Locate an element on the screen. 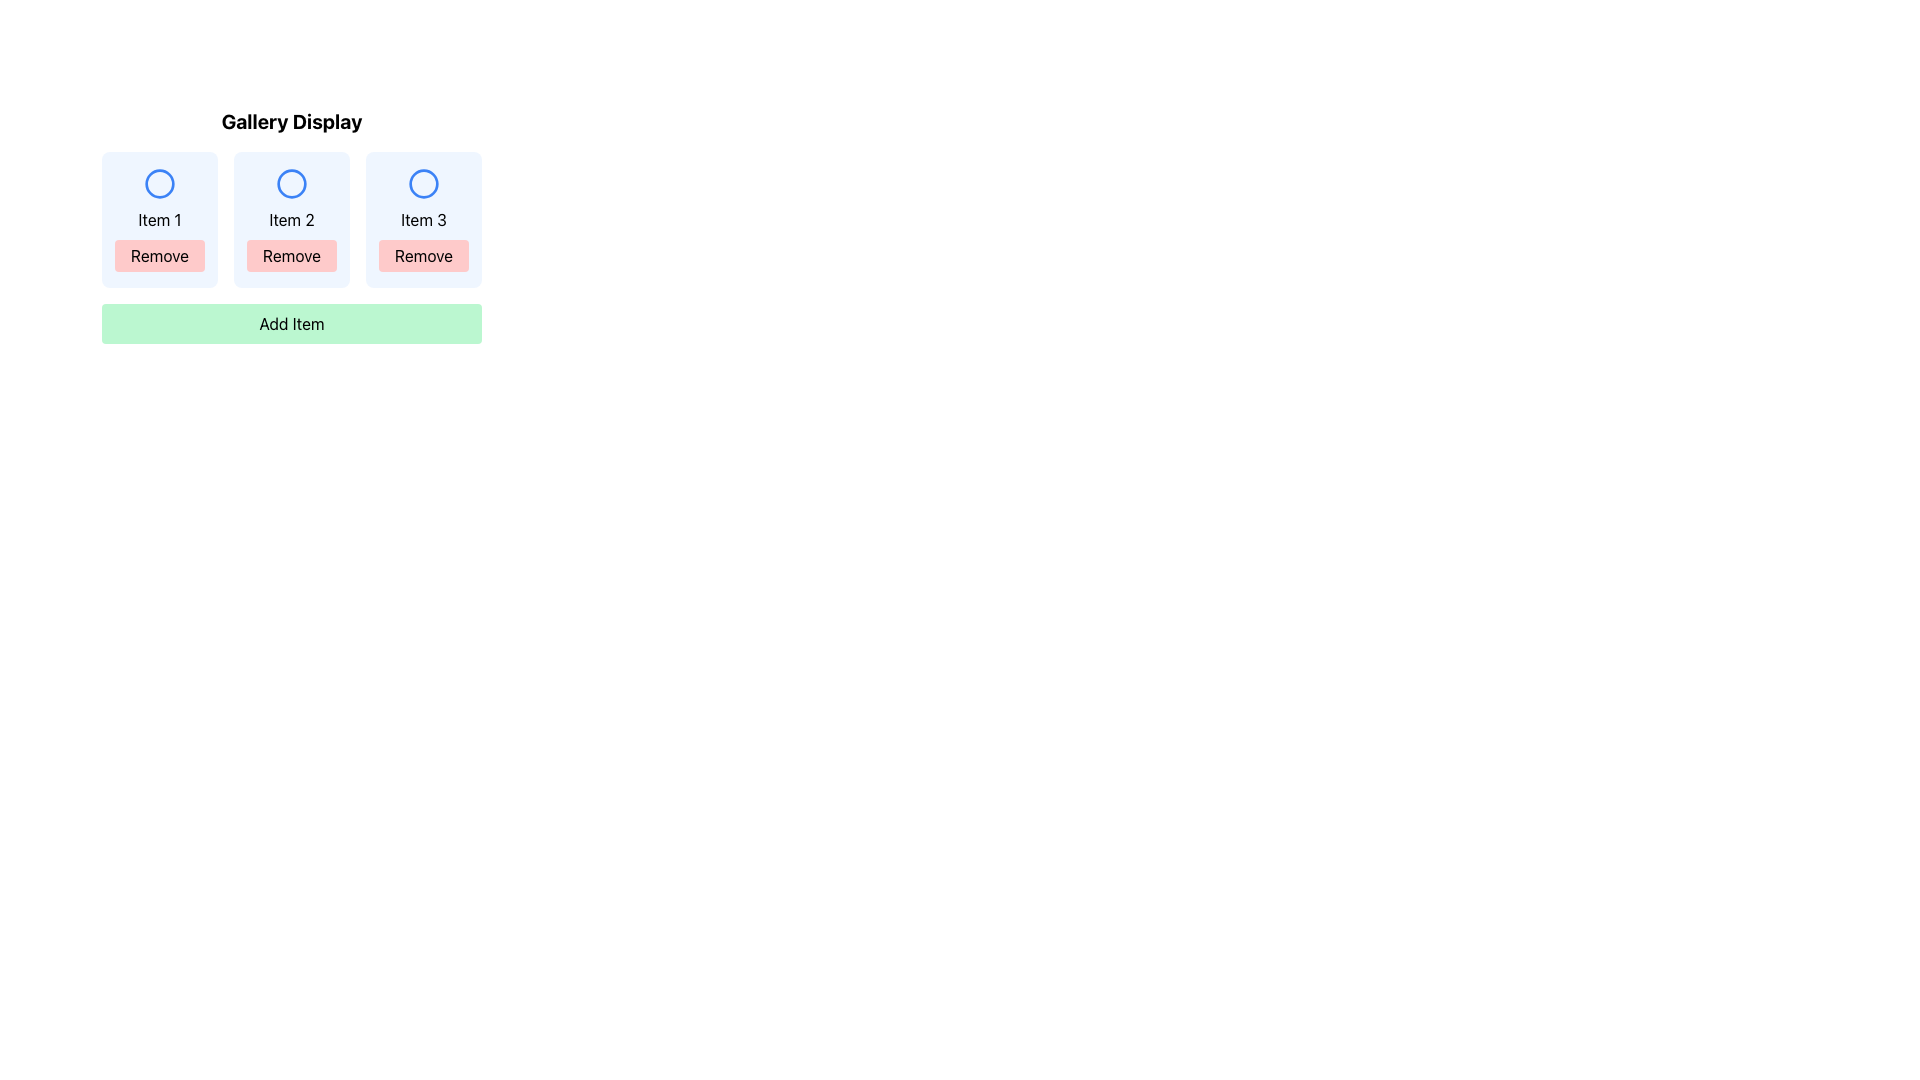 The image size is (1920, 1080). the 'Remove' button with a light red background located below the 'Item 1' label to observe the background color change to a darker red shade is located at coordinates (158, 254).